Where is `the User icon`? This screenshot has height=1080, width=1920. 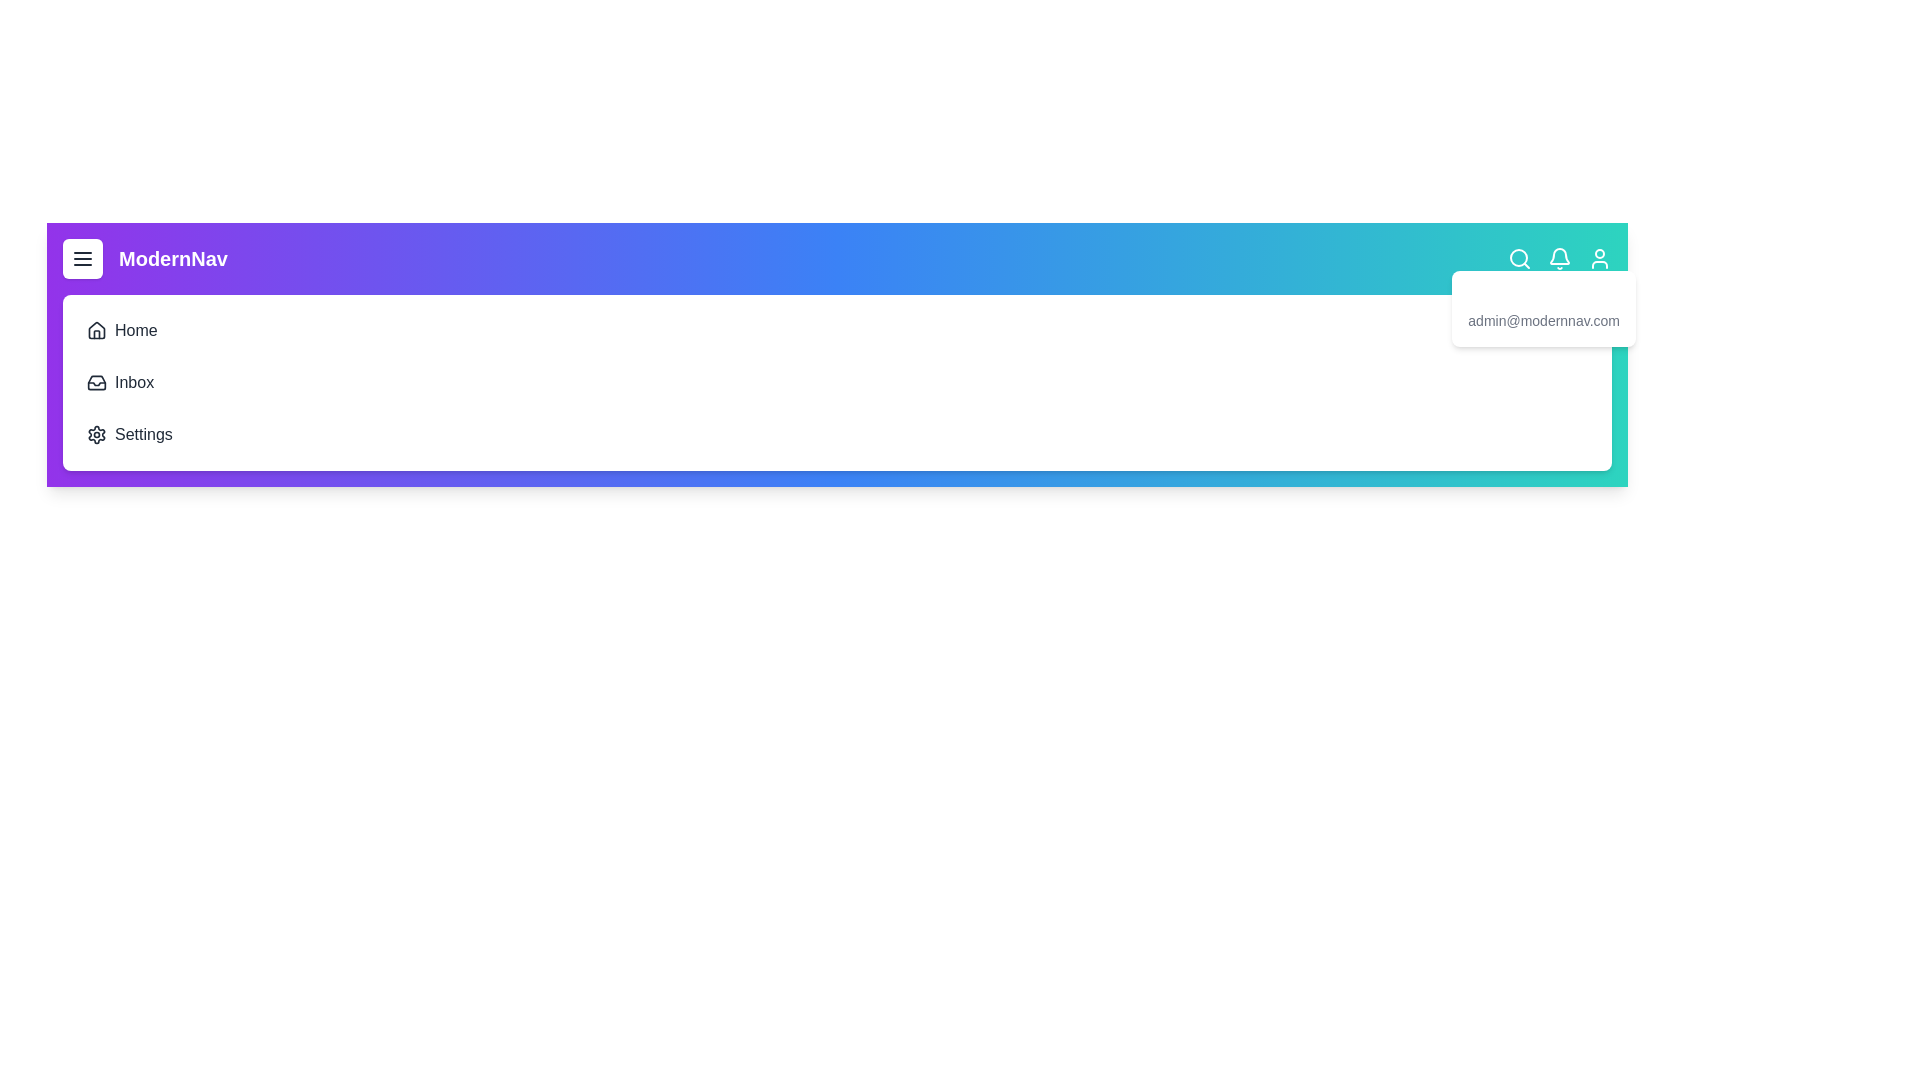 the User icon is located at coordinates (1598, 257).